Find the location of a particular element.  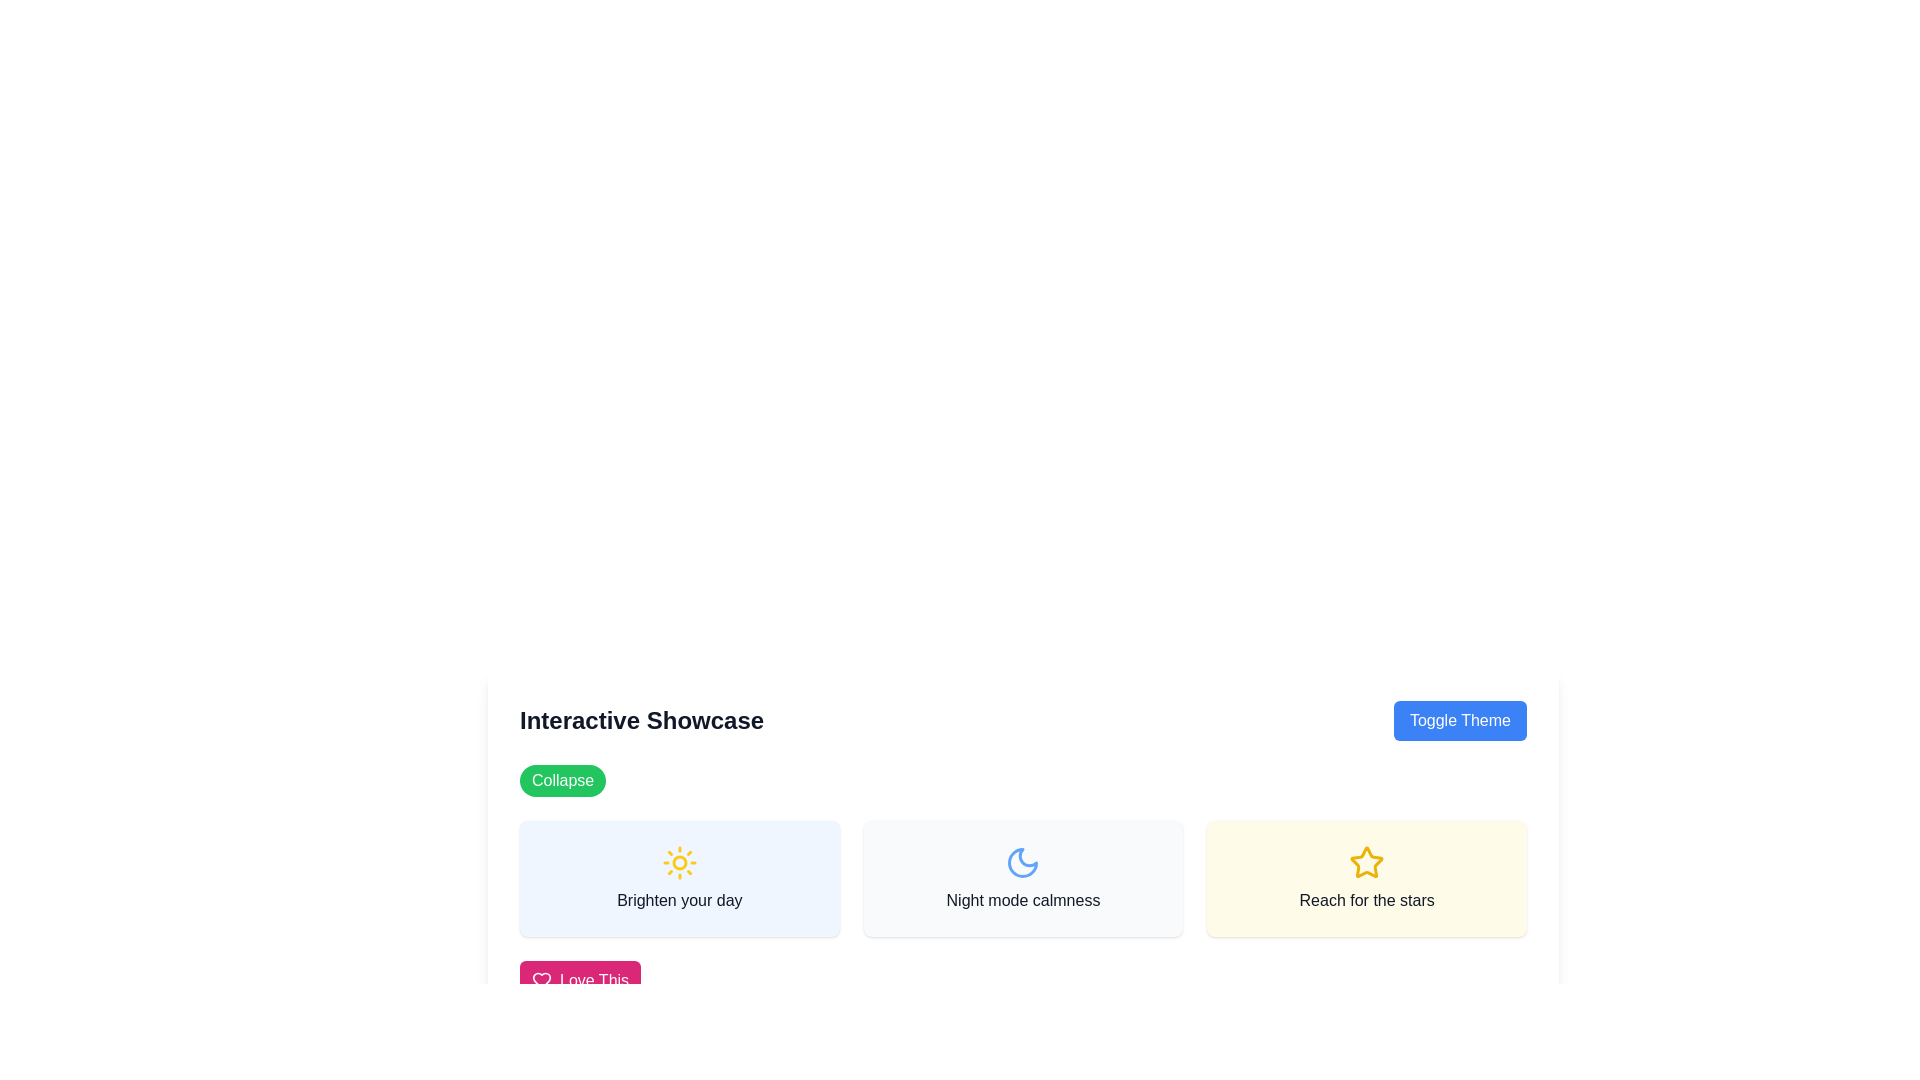

the text label 'Reach for the stars' and the accompanying gold star icon inside the yellow card, which is the third item in a grid layout of cards is located at coordinates (1366, 878).